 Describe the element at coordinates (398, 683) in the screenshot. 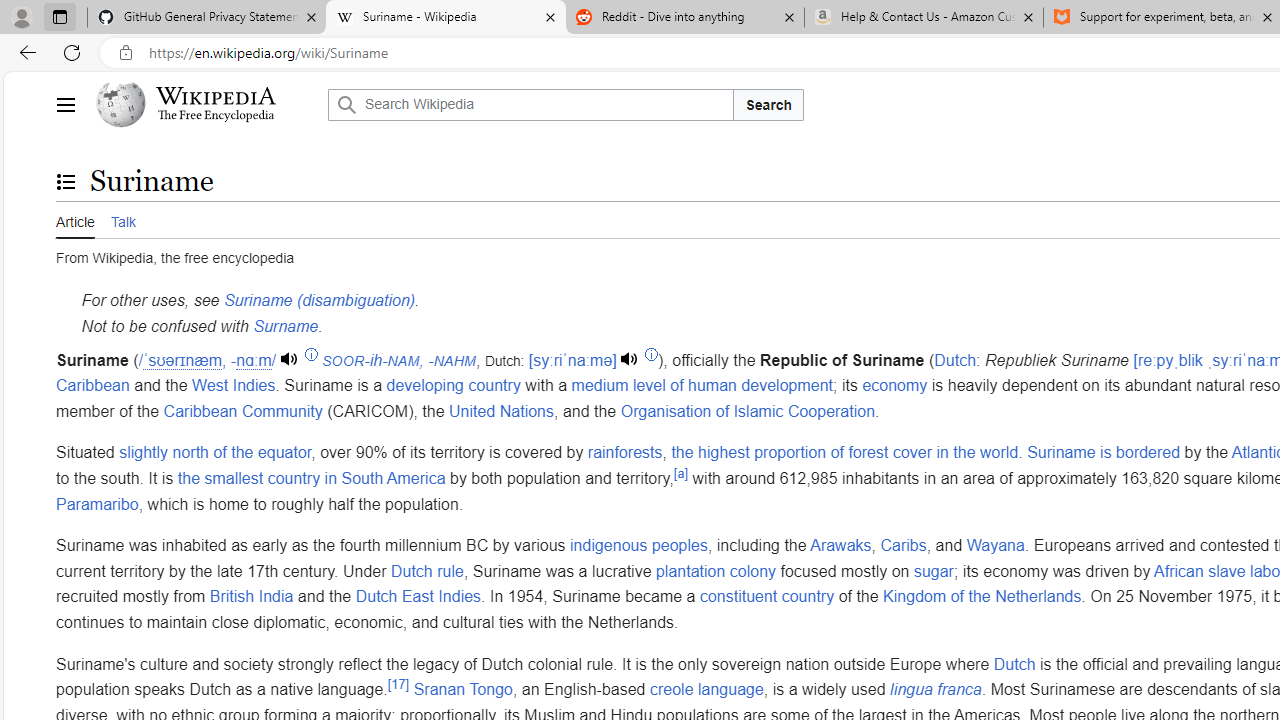

I see `'[17]'` at that location.